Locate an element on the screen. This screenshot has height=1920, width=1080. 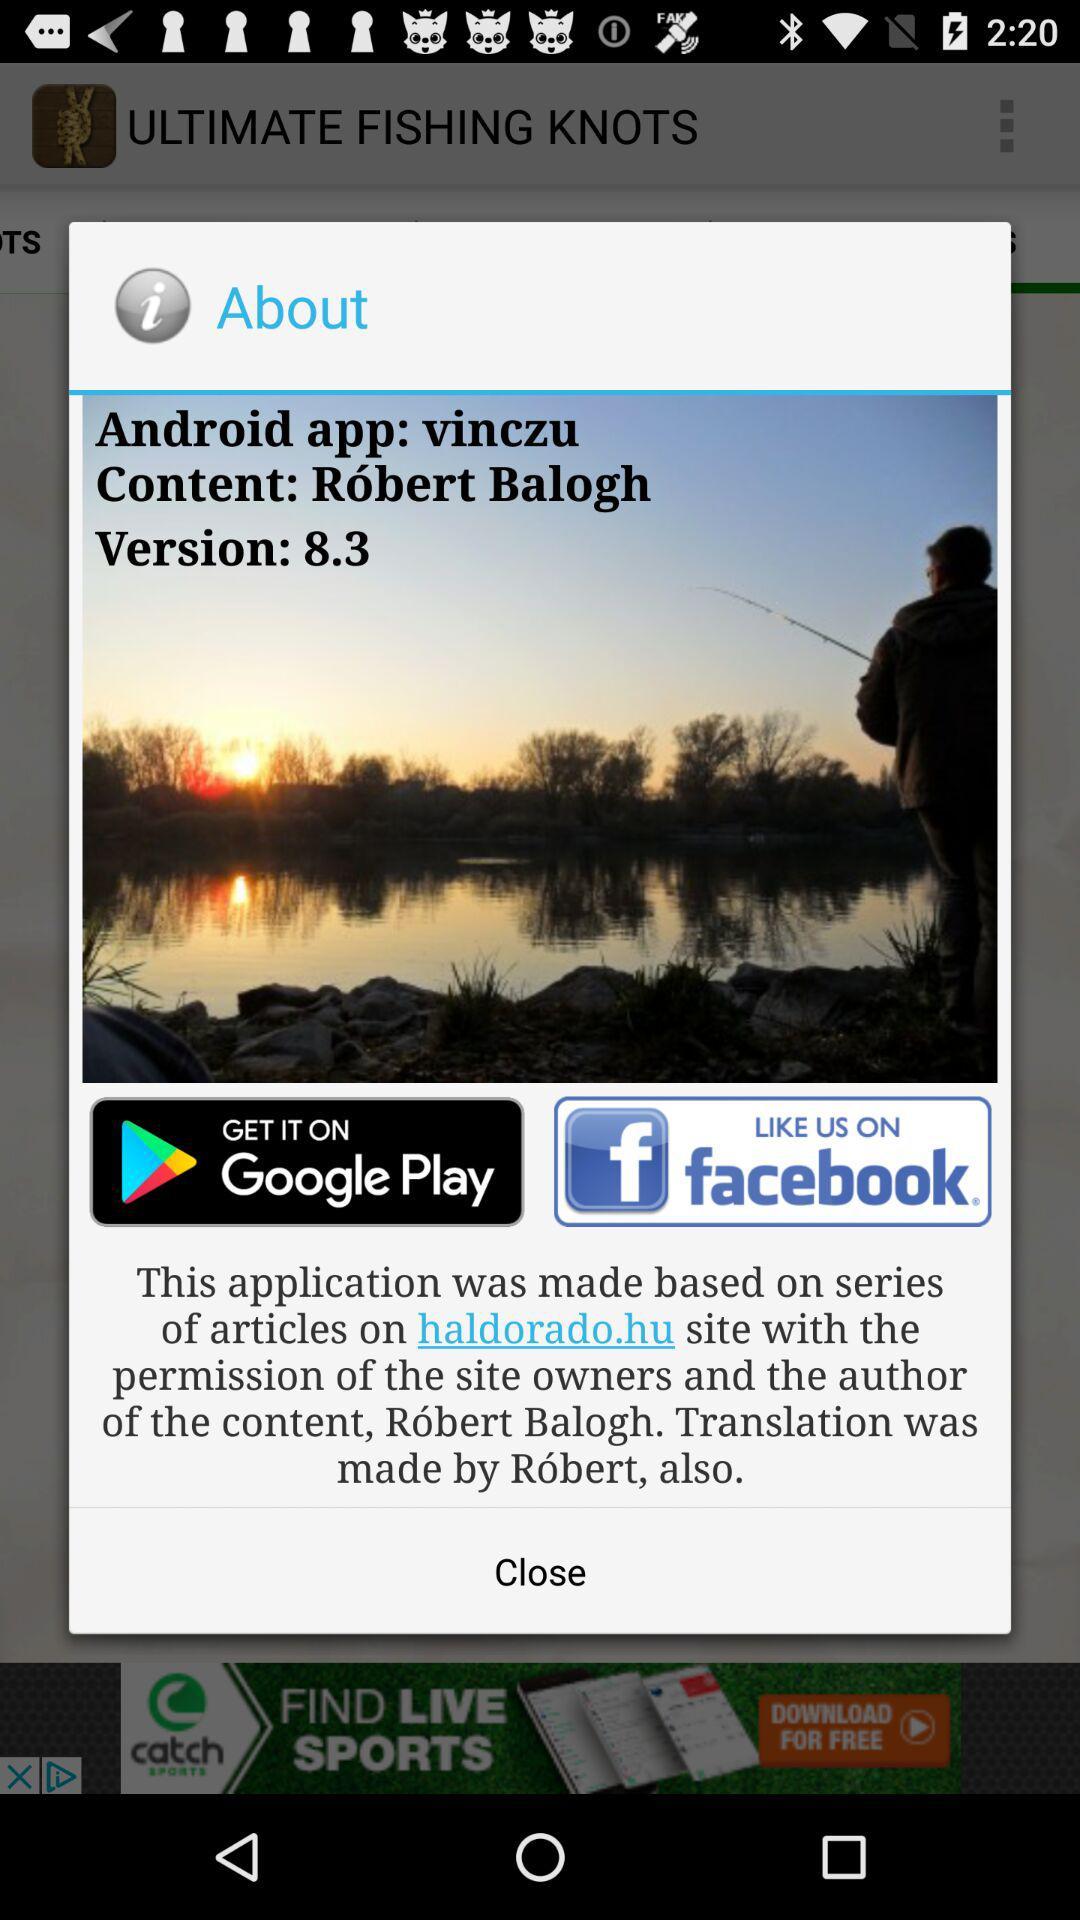
like the article on facebook is located at coordinates (771, 1161).